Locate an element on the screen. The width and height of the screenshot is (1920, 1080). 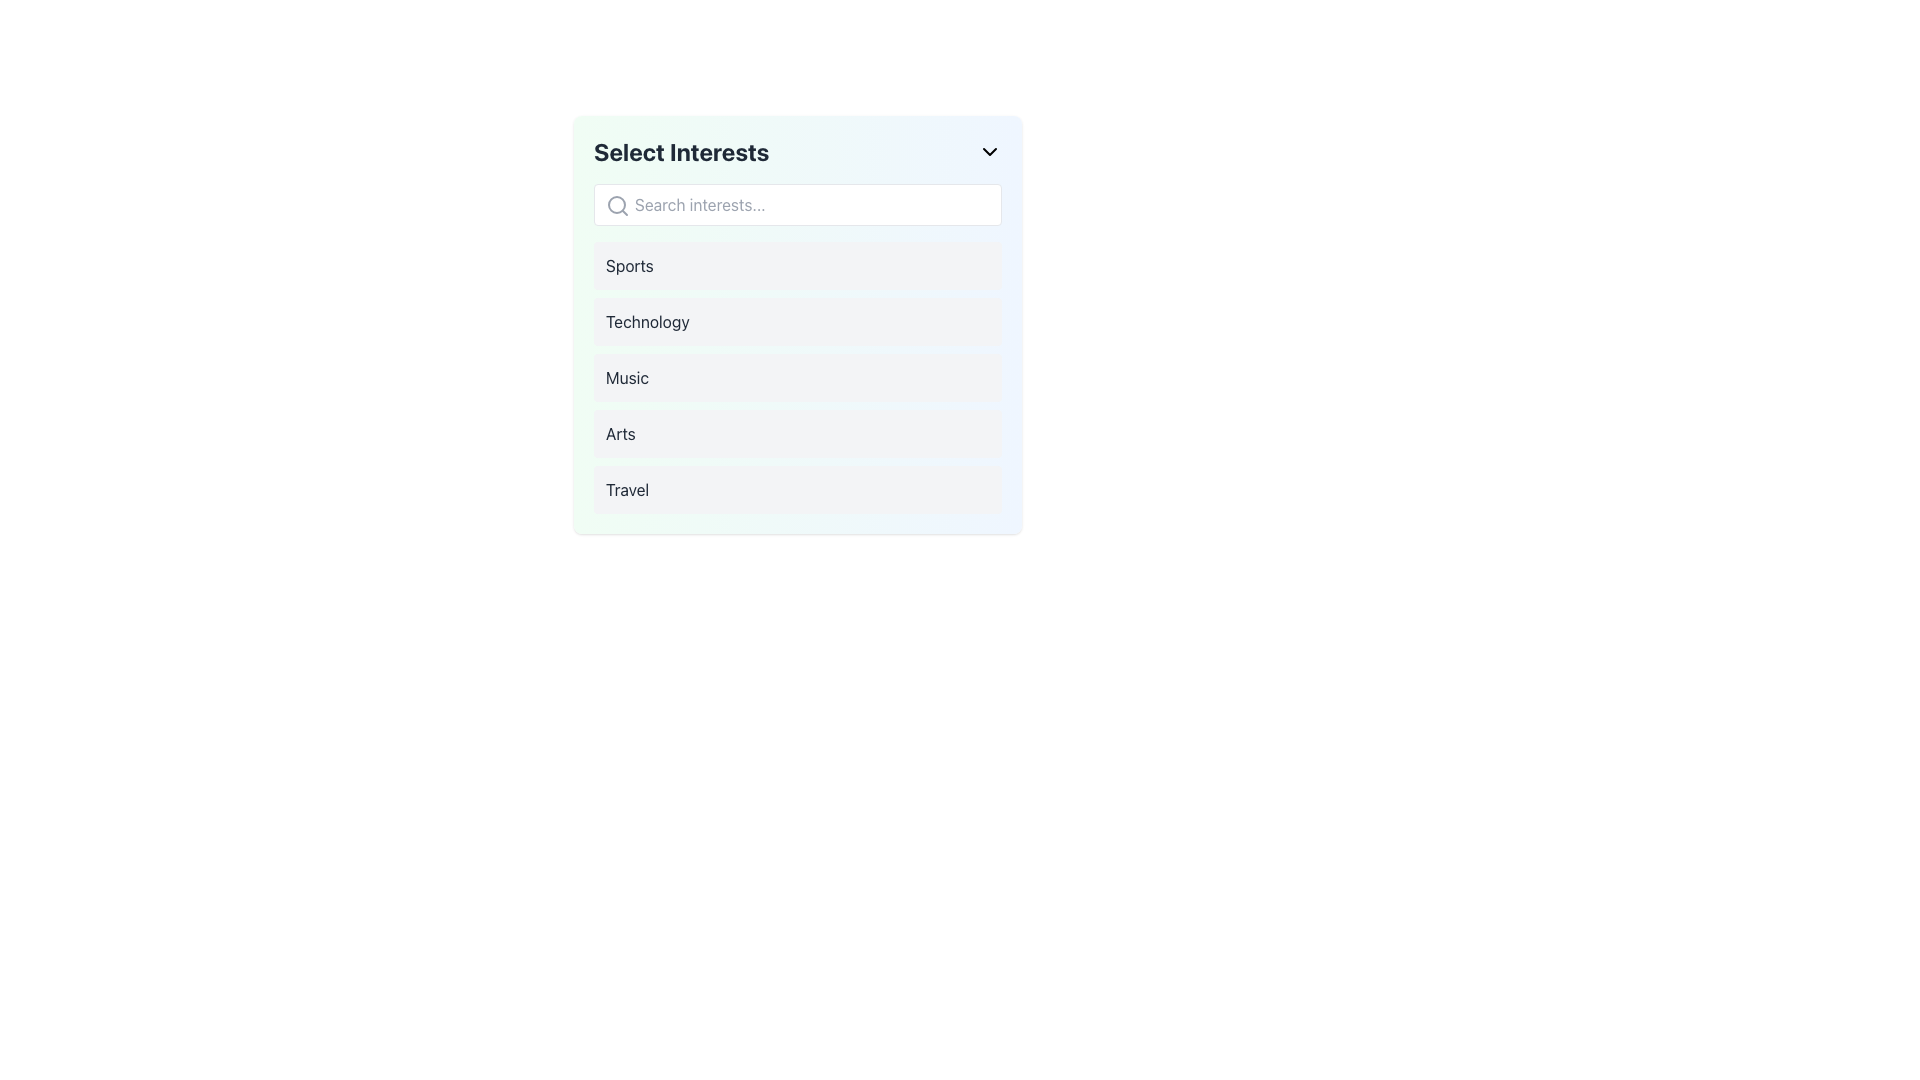
the 'Technology' text label, which is the second option in the vertical list under the header 'Select Interests' is located at coordinates (647, 320).